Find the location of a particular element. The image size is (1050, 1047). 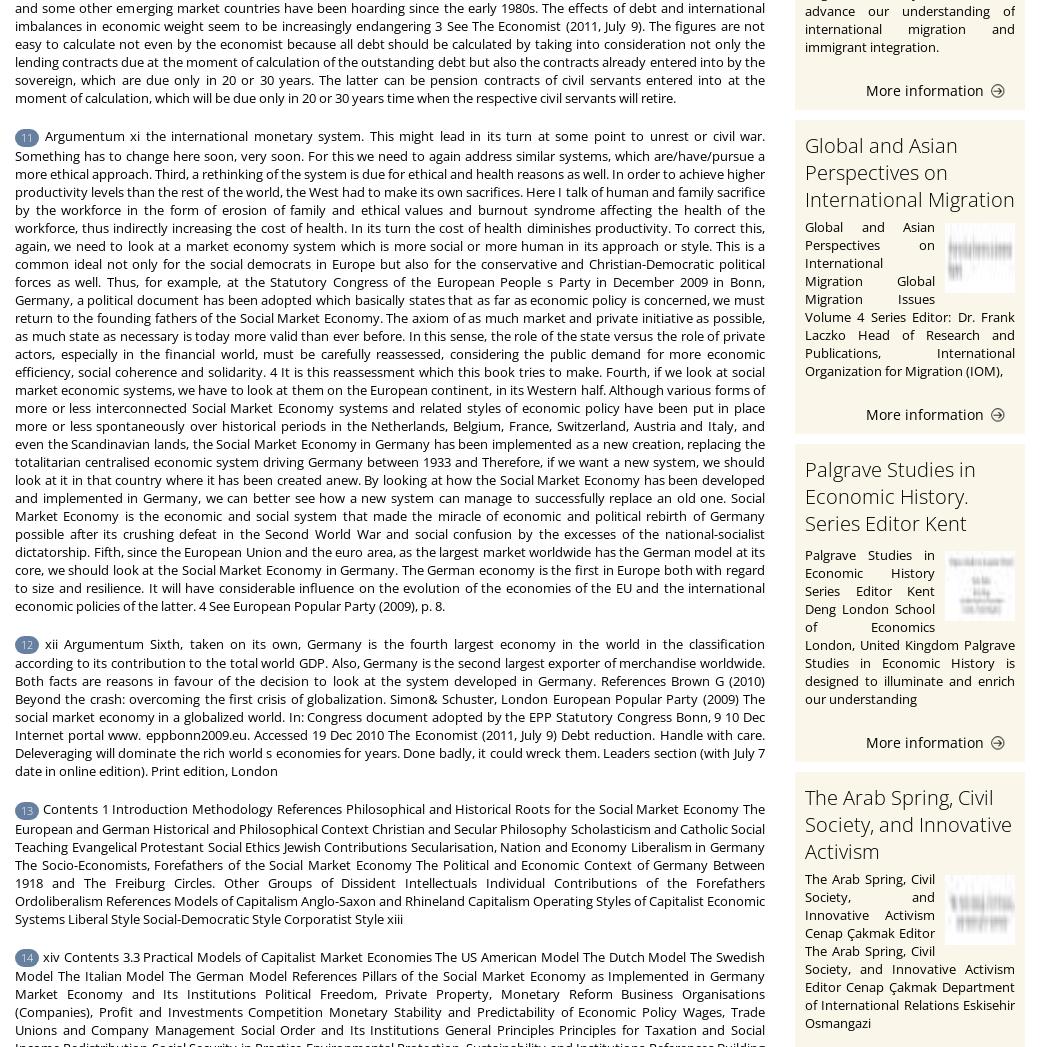

'The Arab Spring, Civil Society, and Innovative Activism' is located at coordinates (908, 823).